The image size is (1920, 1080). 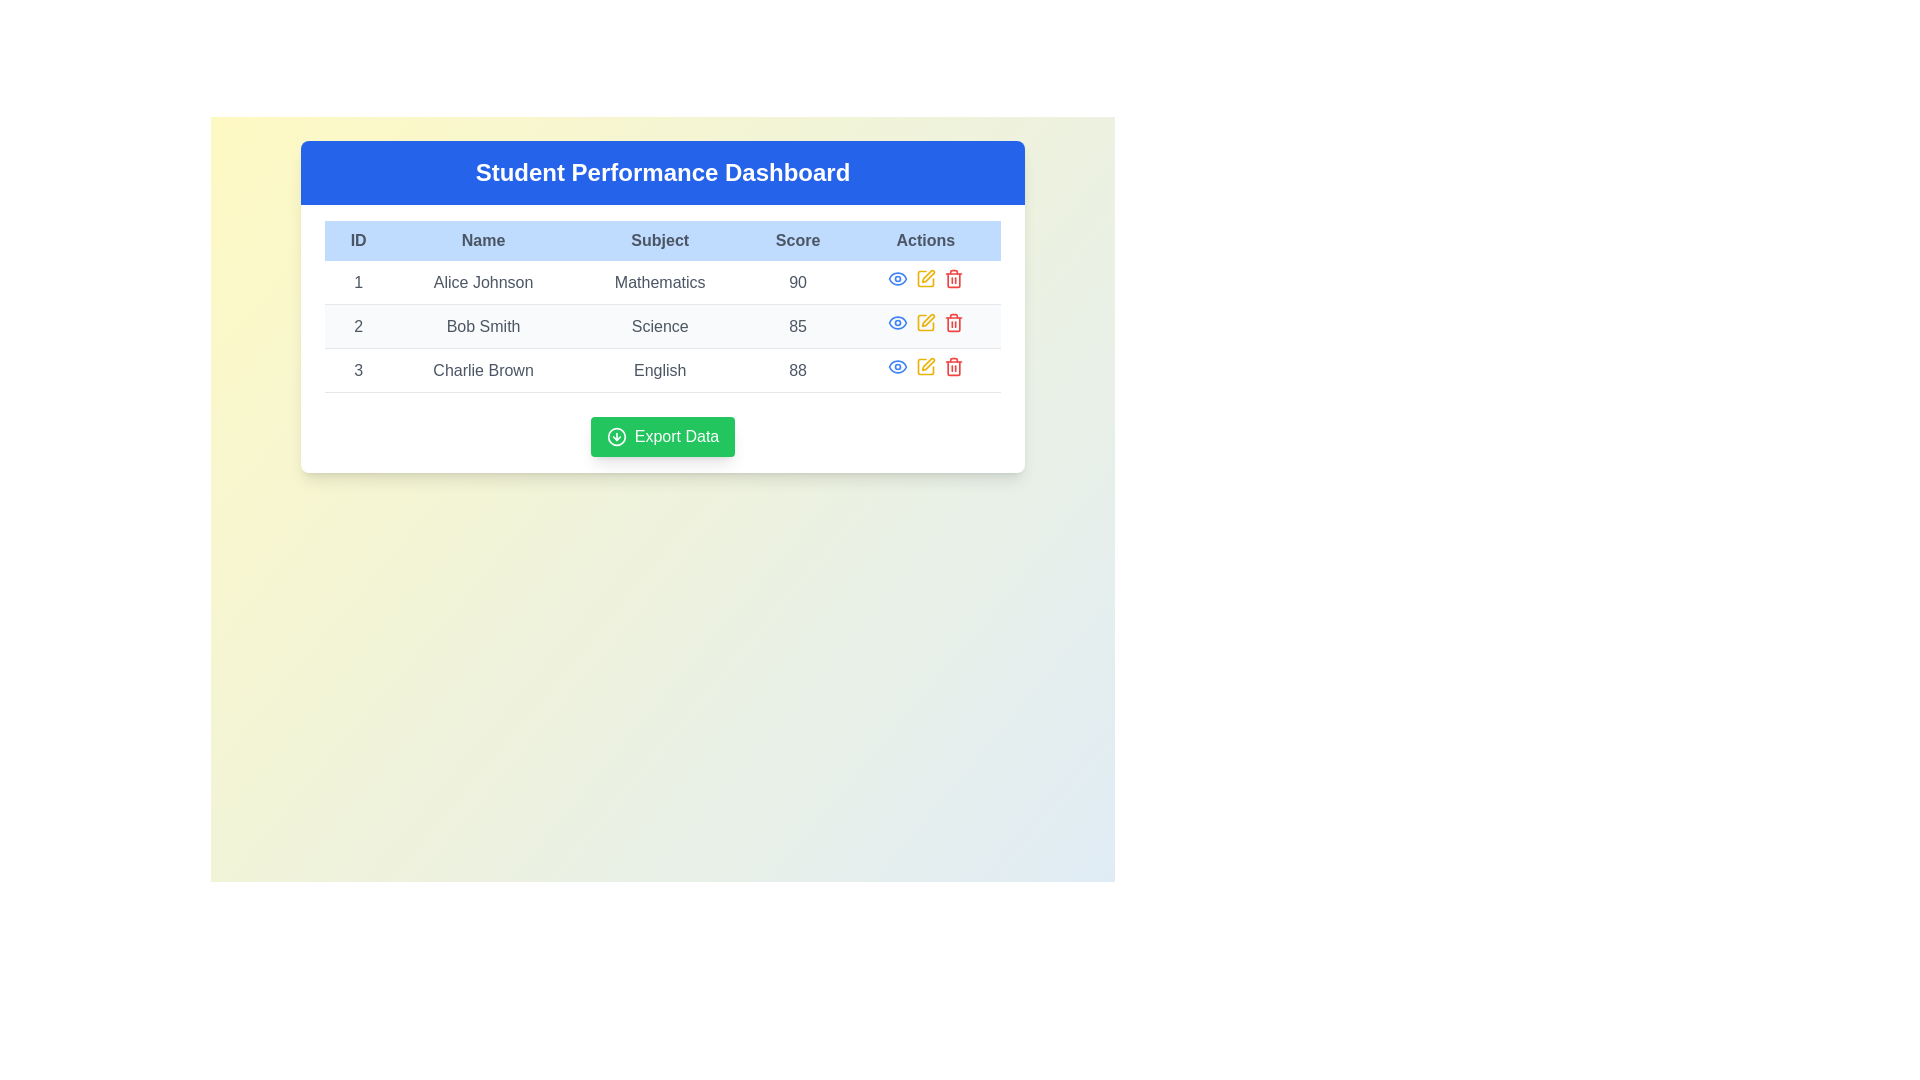 I want to click on the small yellow pencil icon in the 'Actions' column of the second row in the table to initiate editing, so click(x=924, y=322).